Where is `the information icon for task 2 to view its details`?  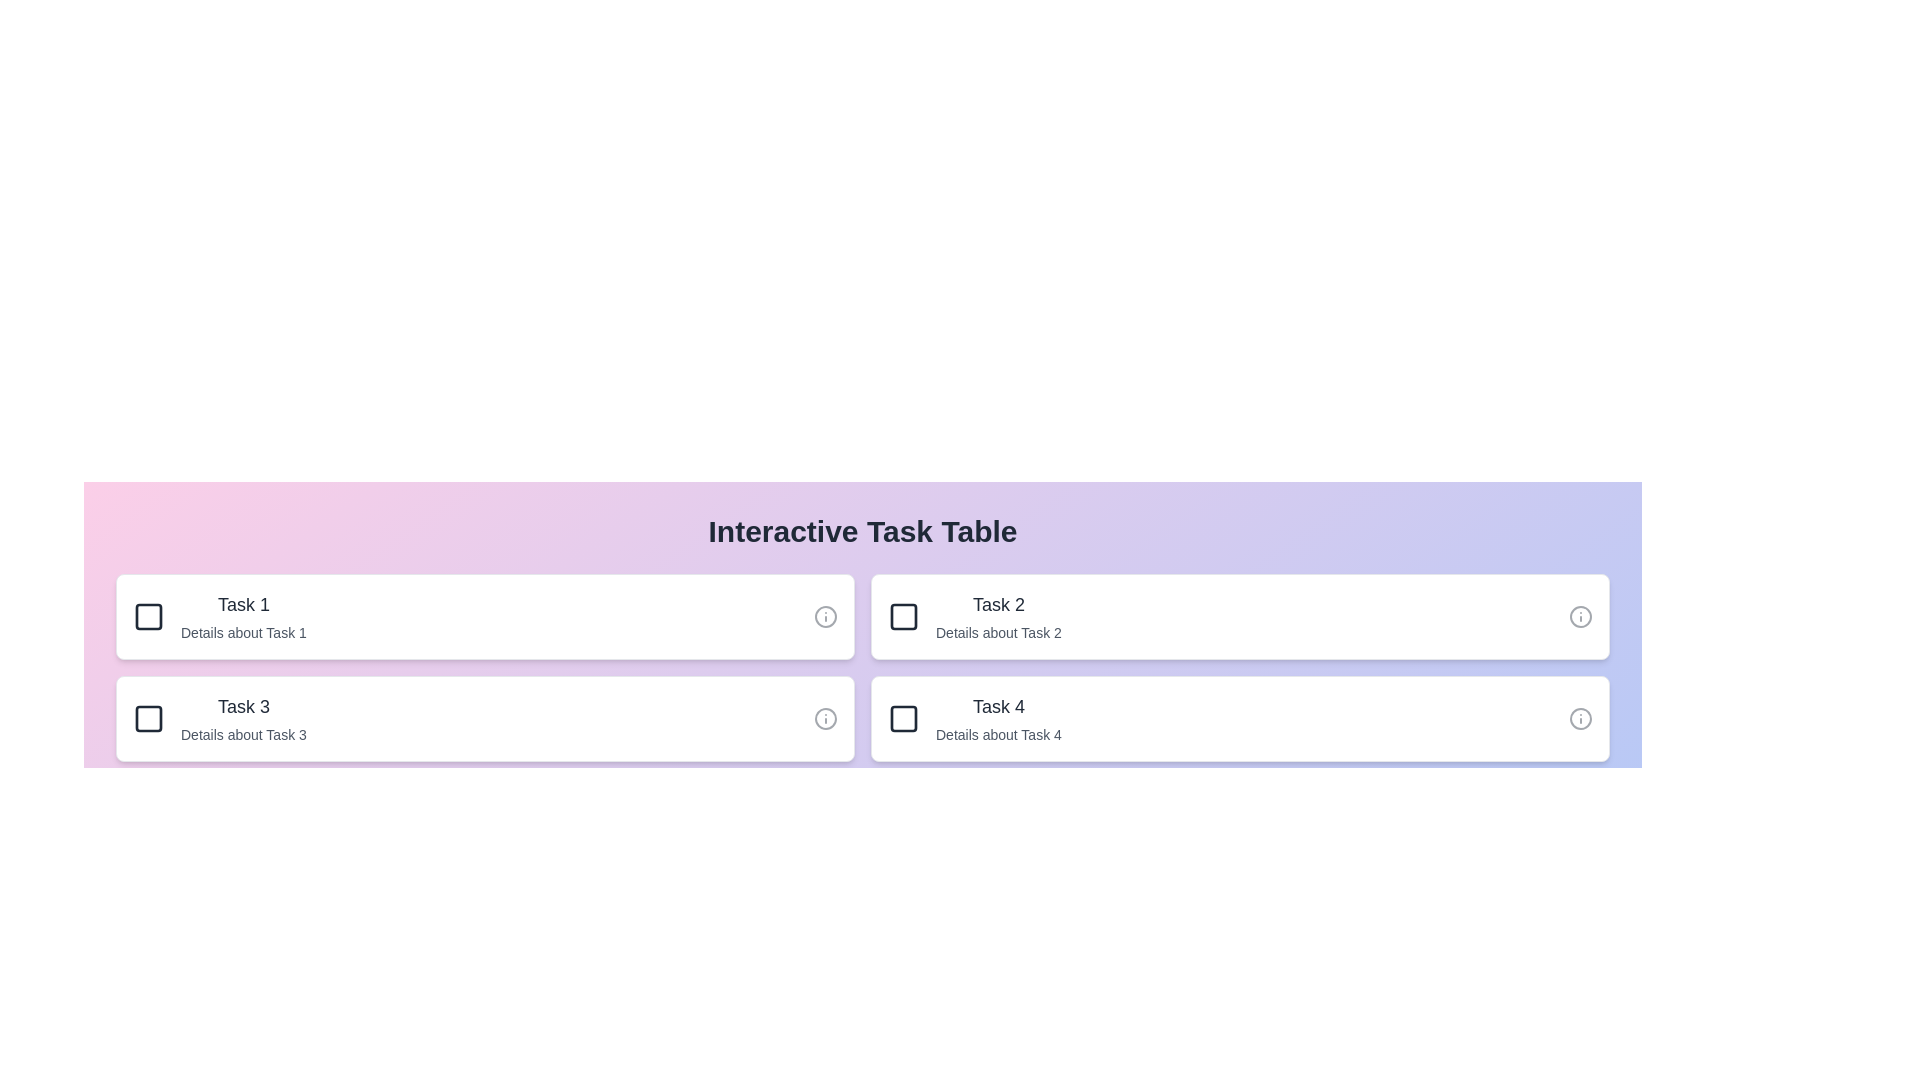
the information icon for task 2 to view its details is located at coordinates (1579, 616).